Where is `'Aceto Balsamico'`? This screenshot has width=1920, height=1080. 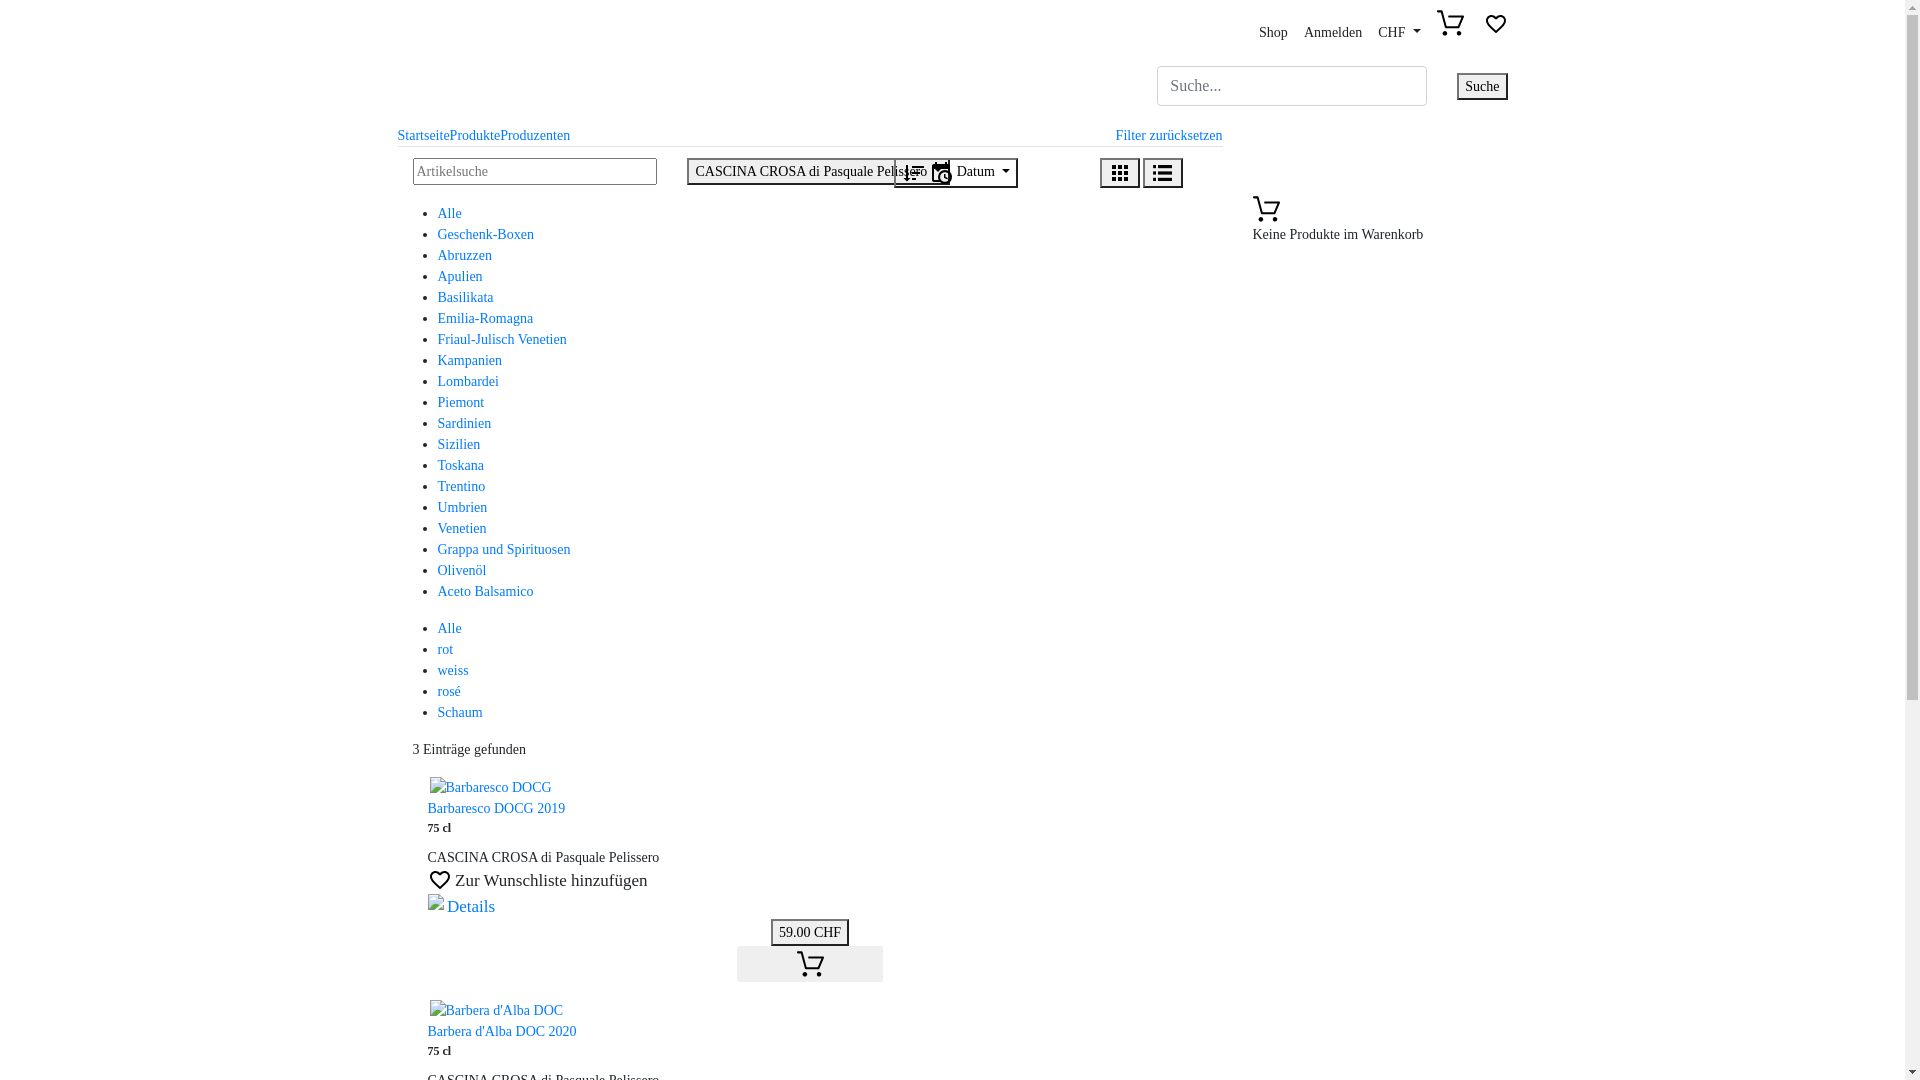 'Aceto Balsamico' is located at coordinates (485, 590).